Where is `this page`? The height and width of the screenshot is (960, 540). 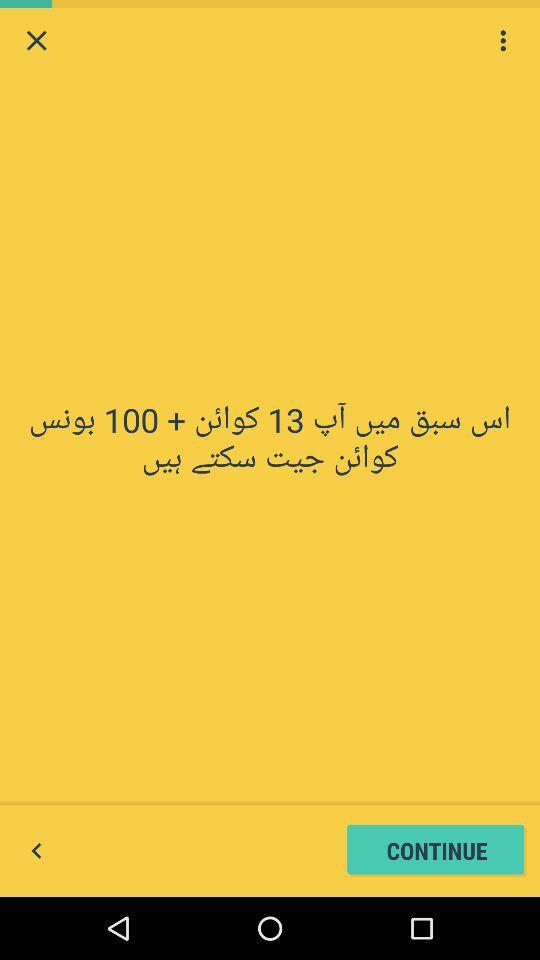 this page is located at coordinates (36, 39).